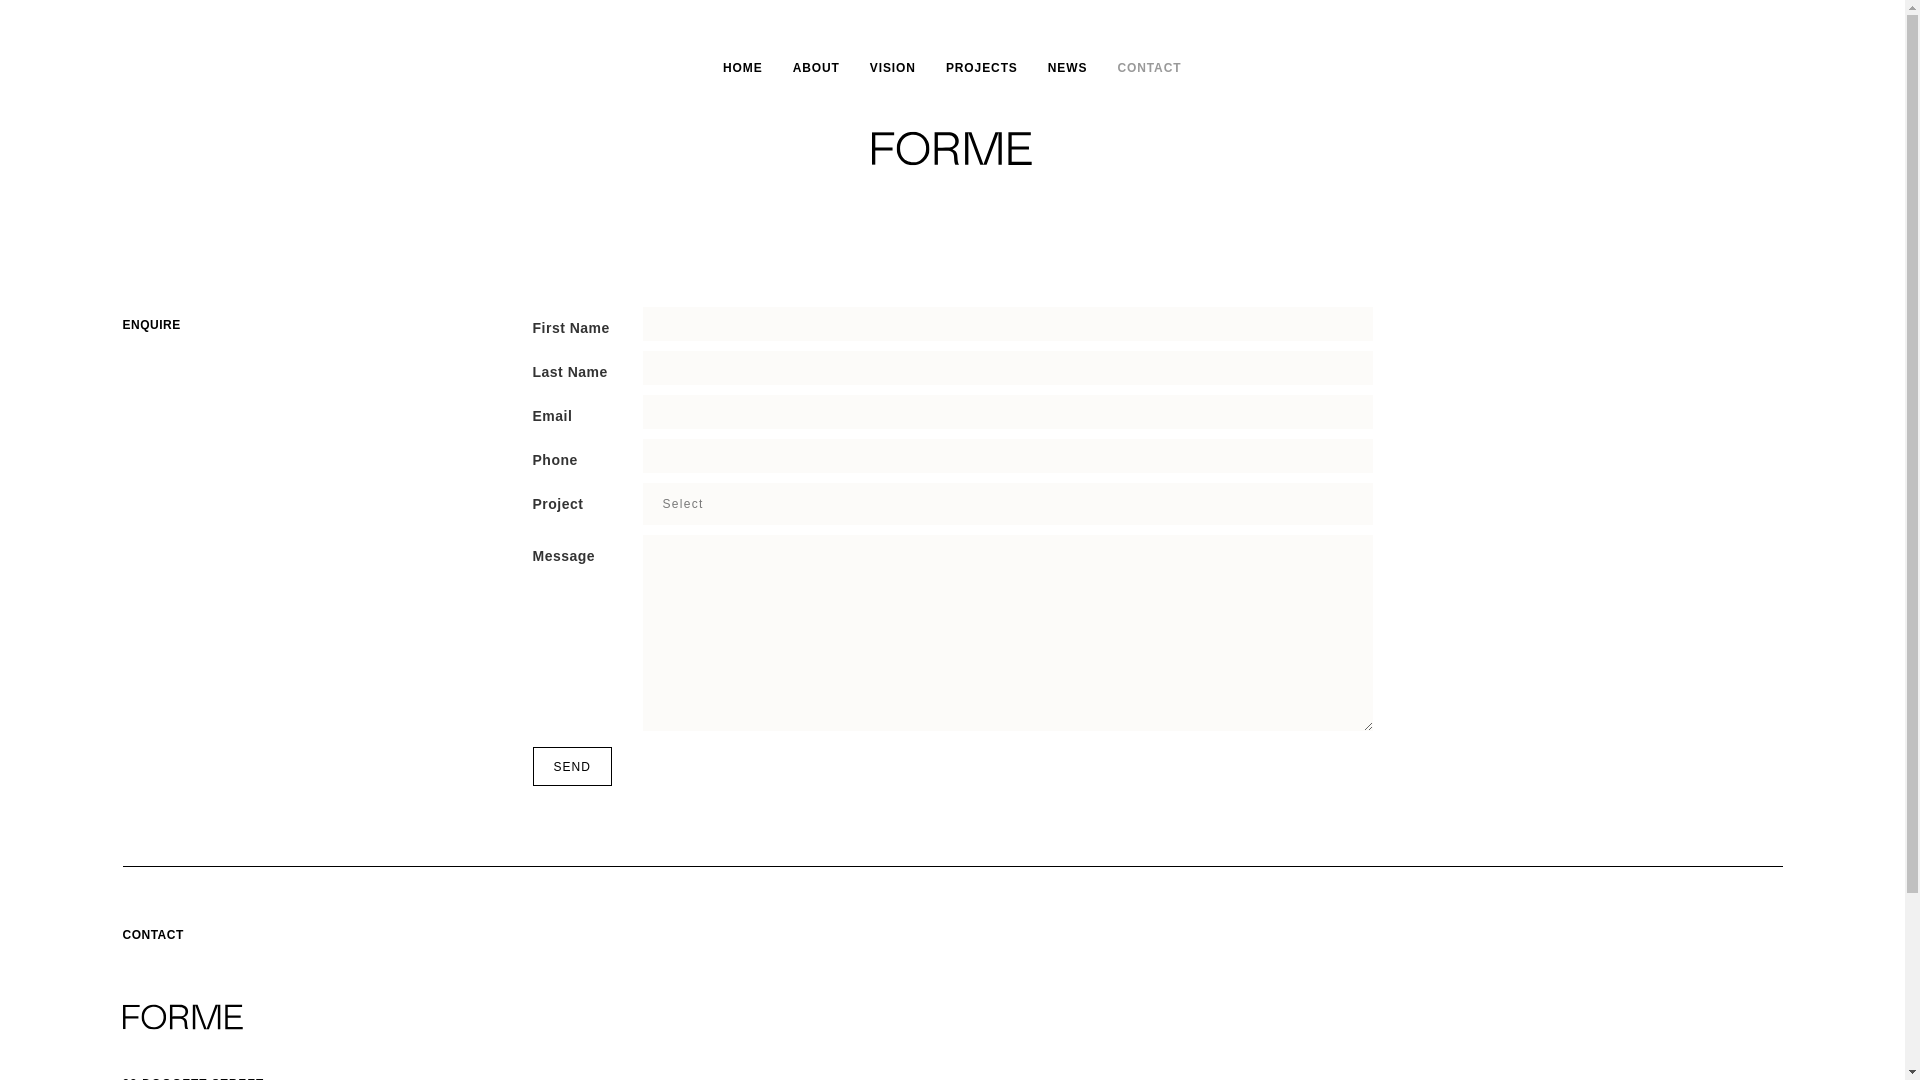 The width and height of the screenshot is (1920, 1080). Describe the element at coordinates (891, 67) in the screenshot. I see `'VISION'` at that location.